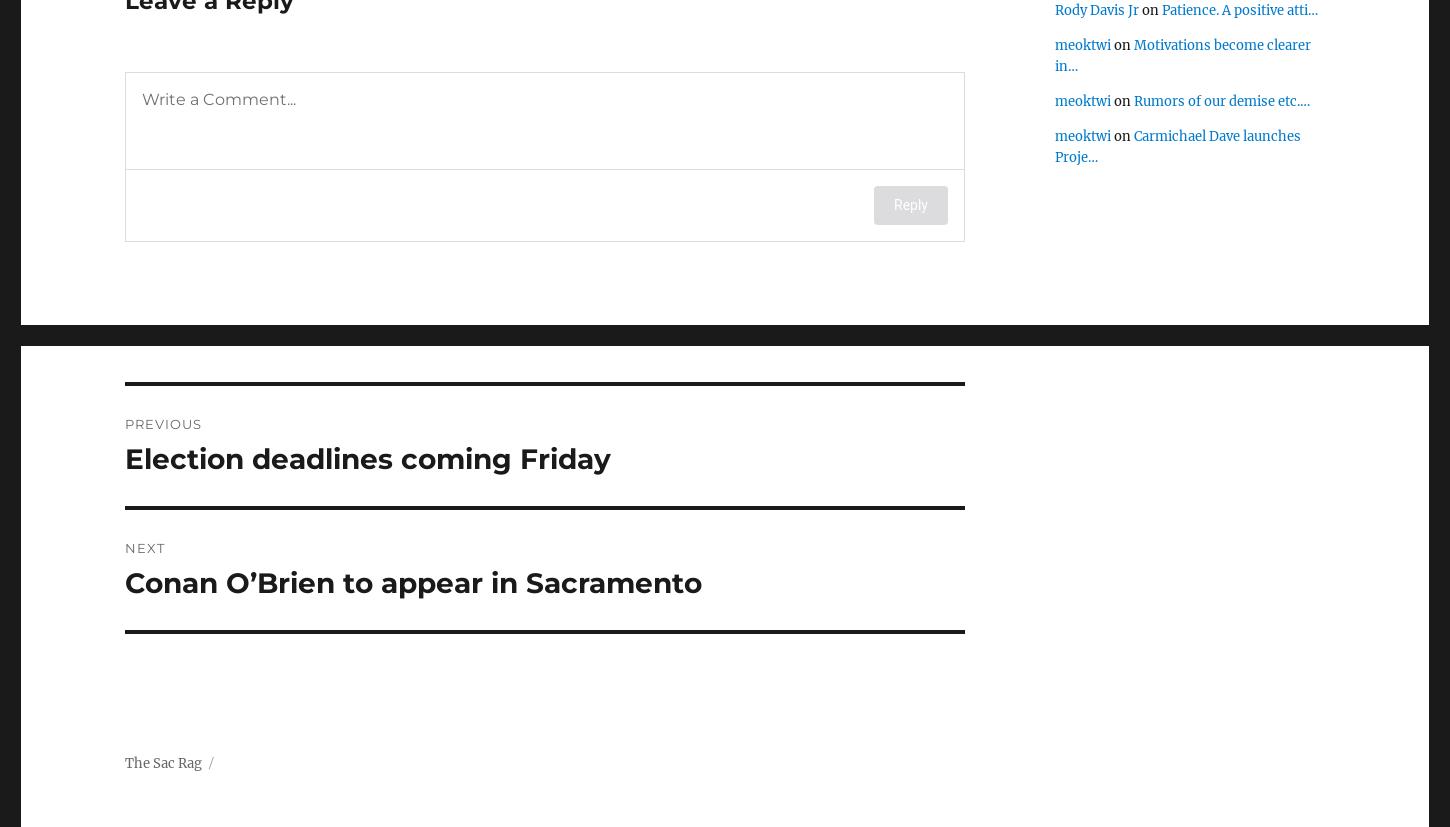 This screenshot has height=827, width=1450. I want to click on 'Previous', so click(123, 422).